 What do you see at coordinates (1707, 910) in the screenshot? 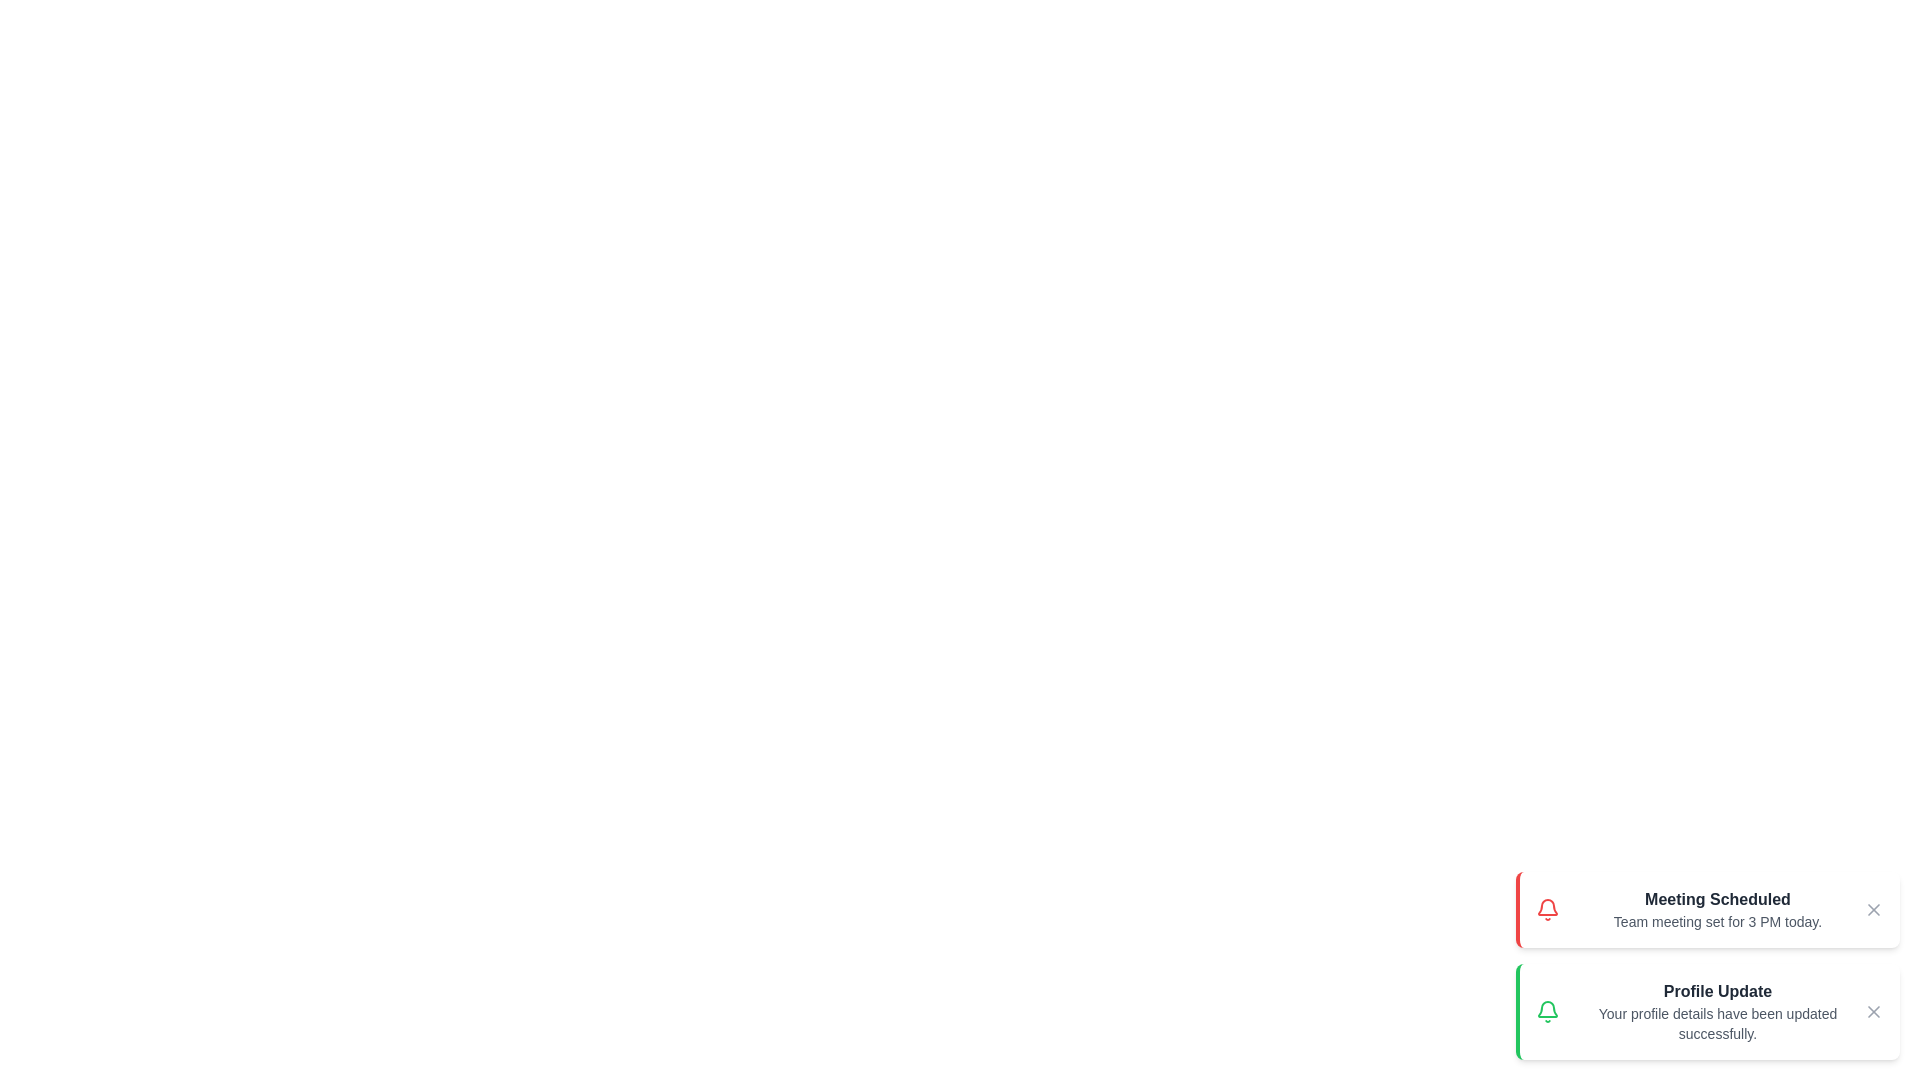
I see `the title and description of a notification by selecting 1` at bounding box center [1707, 910].